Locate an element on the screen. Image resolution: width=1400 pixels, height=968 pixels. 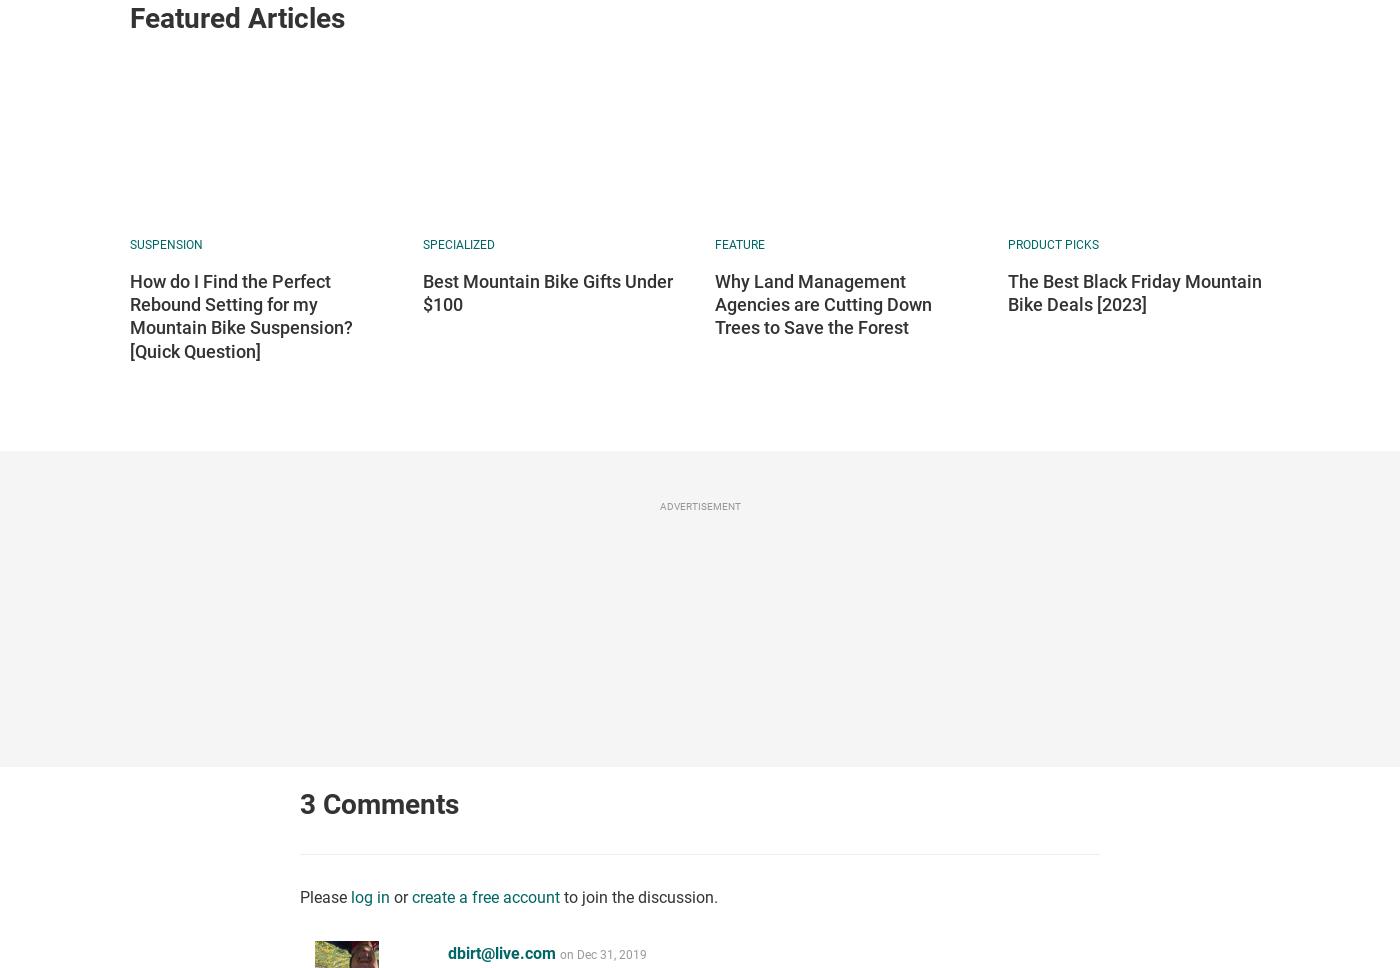
'The Best Black Friday Mountain Bike Deals [2023]' is located at coordinates (1134, 291).